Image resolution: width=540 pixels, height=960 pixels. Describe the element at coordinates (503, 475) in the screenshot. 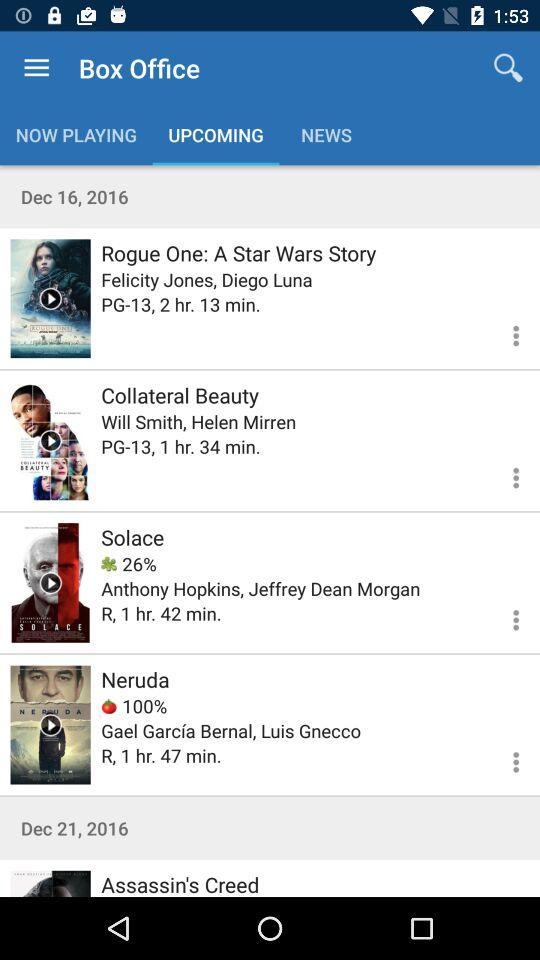

I see `look at options for this movie` at that location.